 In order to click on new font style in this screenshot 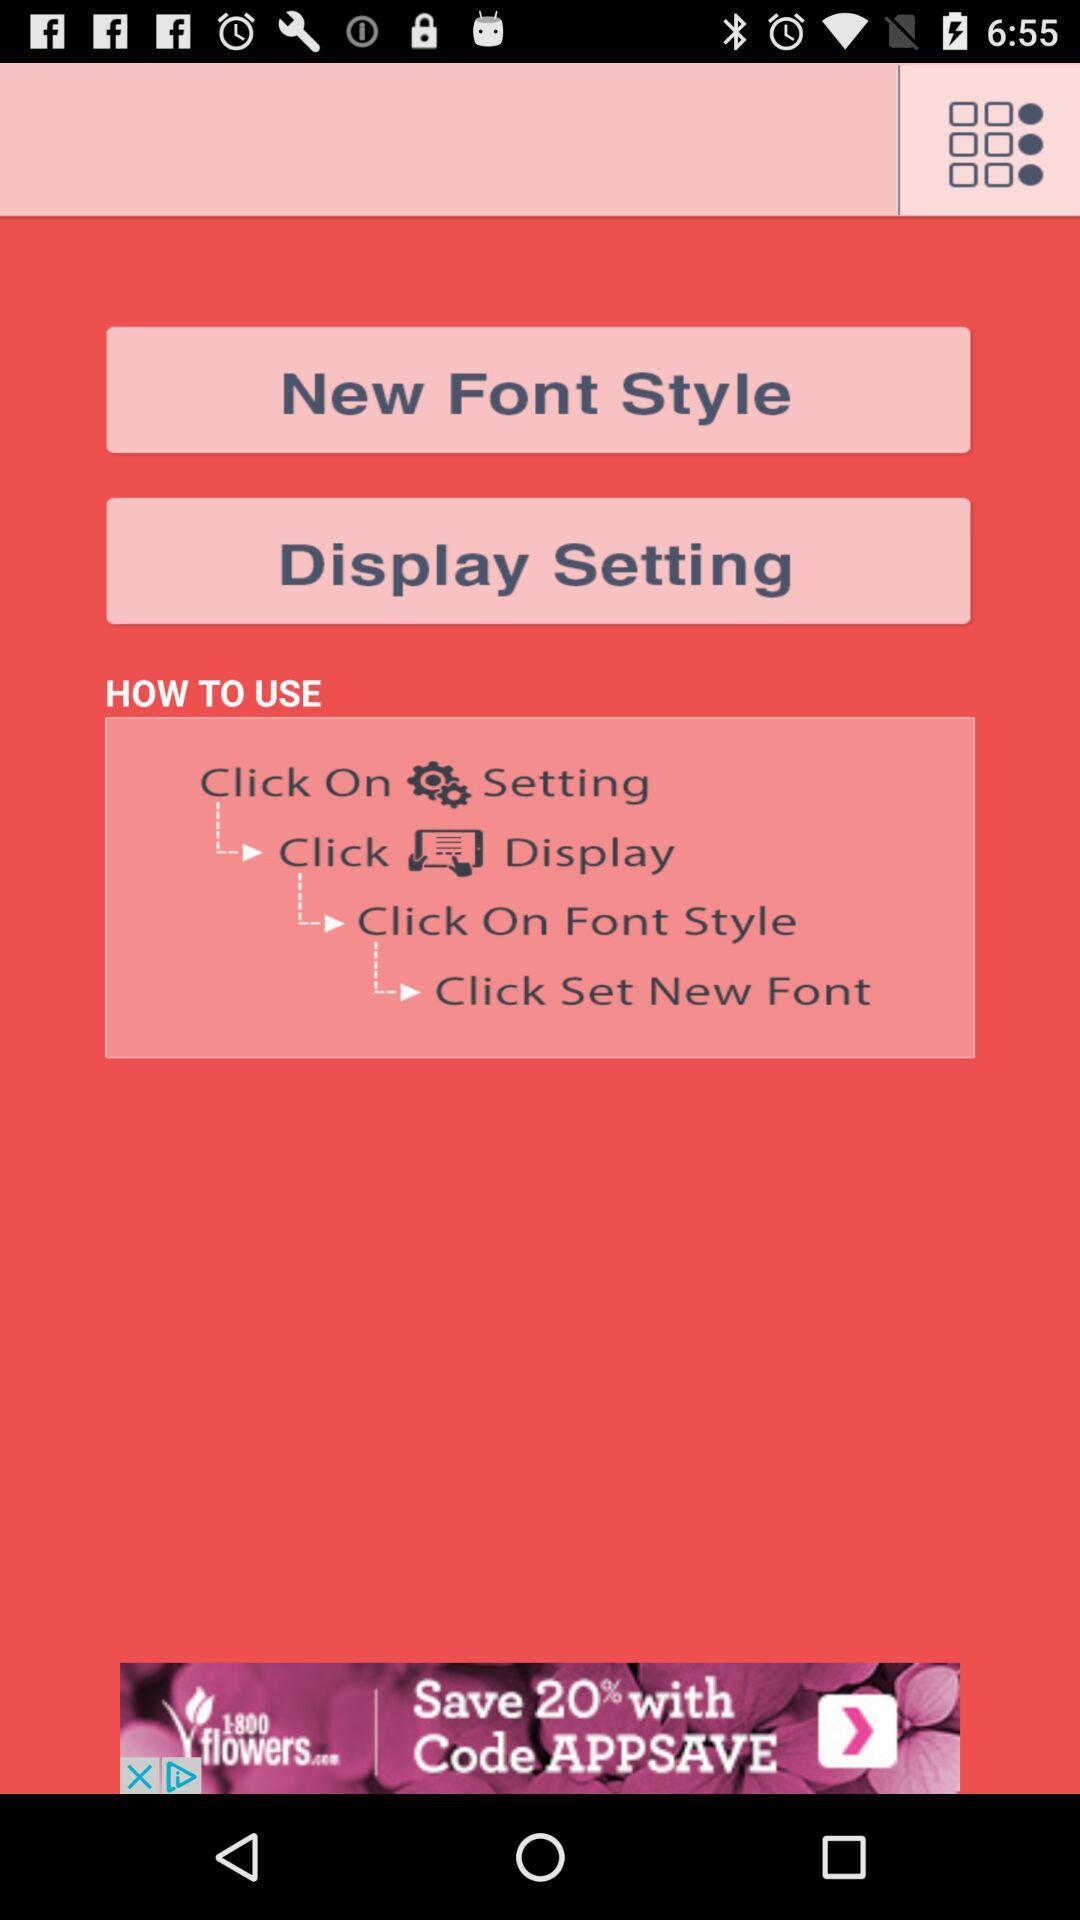, I will do `click(540, 391)`.